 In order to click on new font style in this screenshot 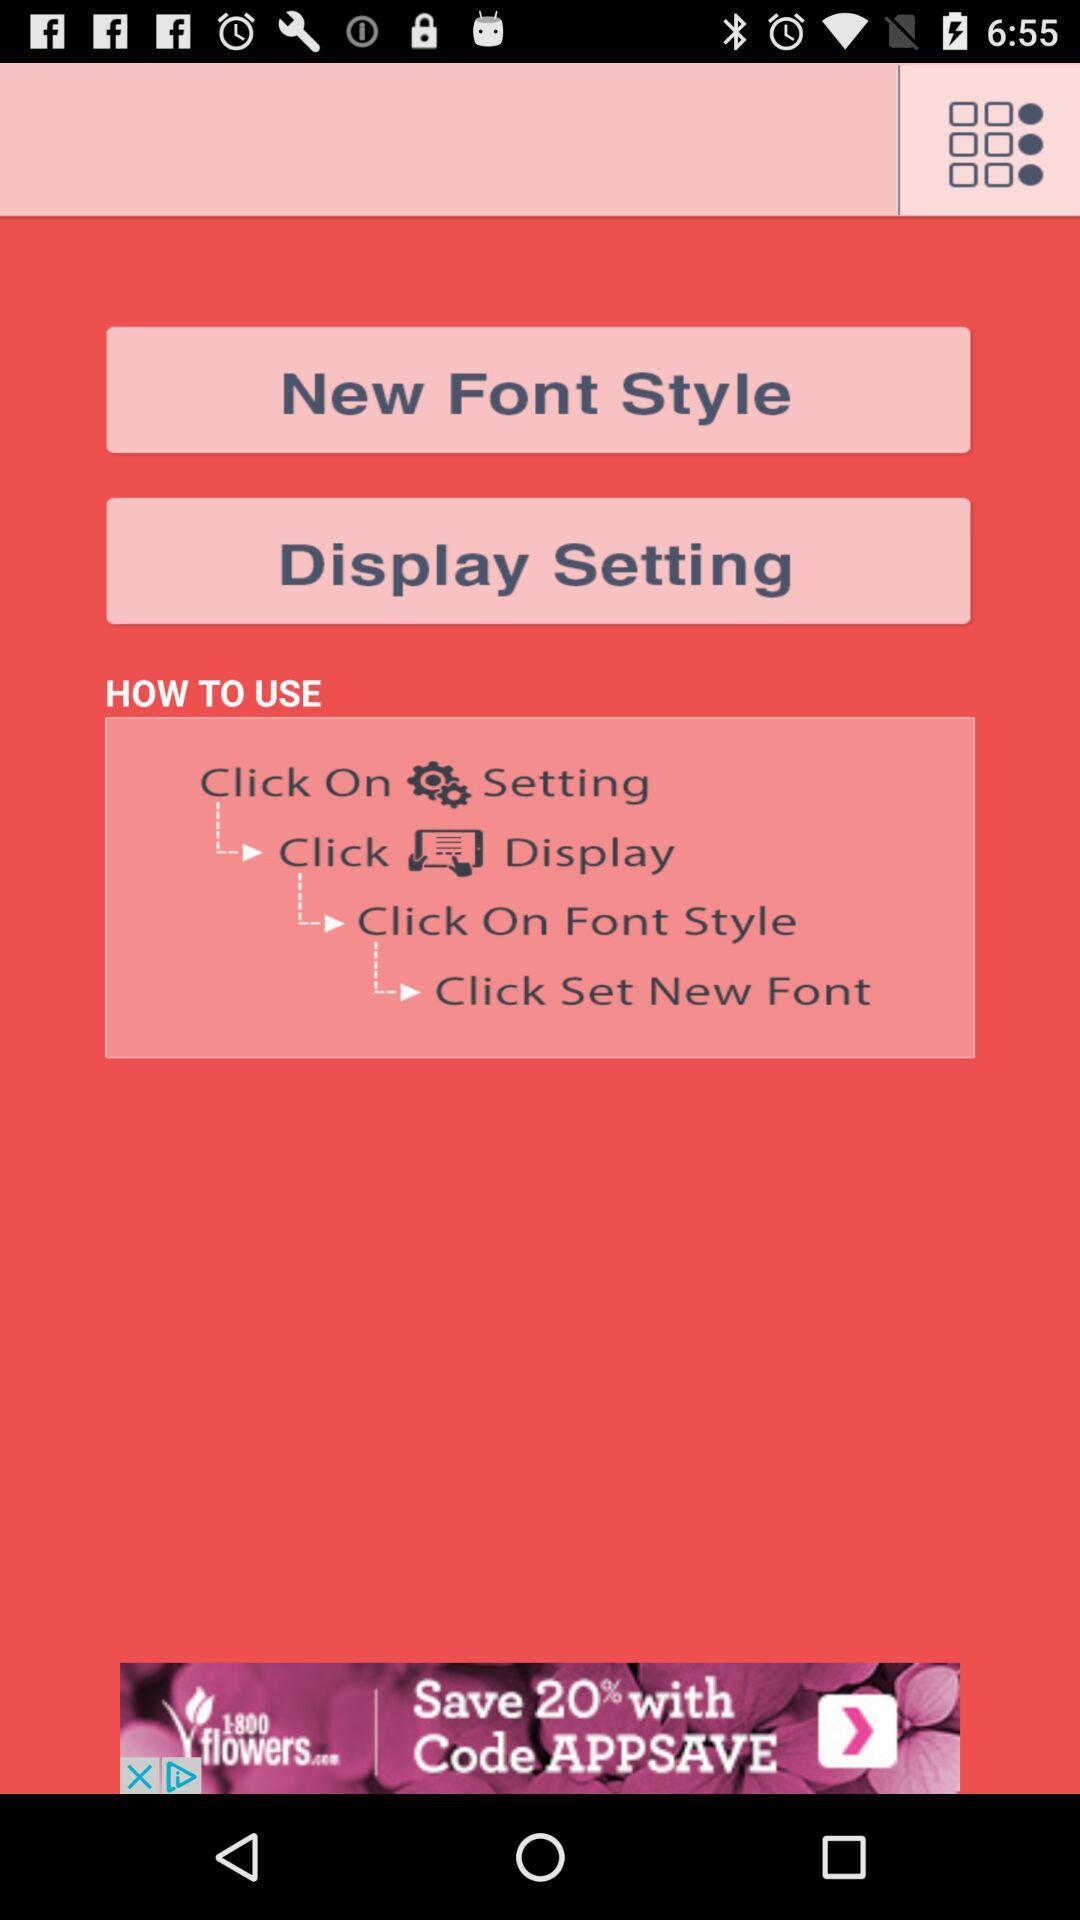, I will do `click(540, 391)`.